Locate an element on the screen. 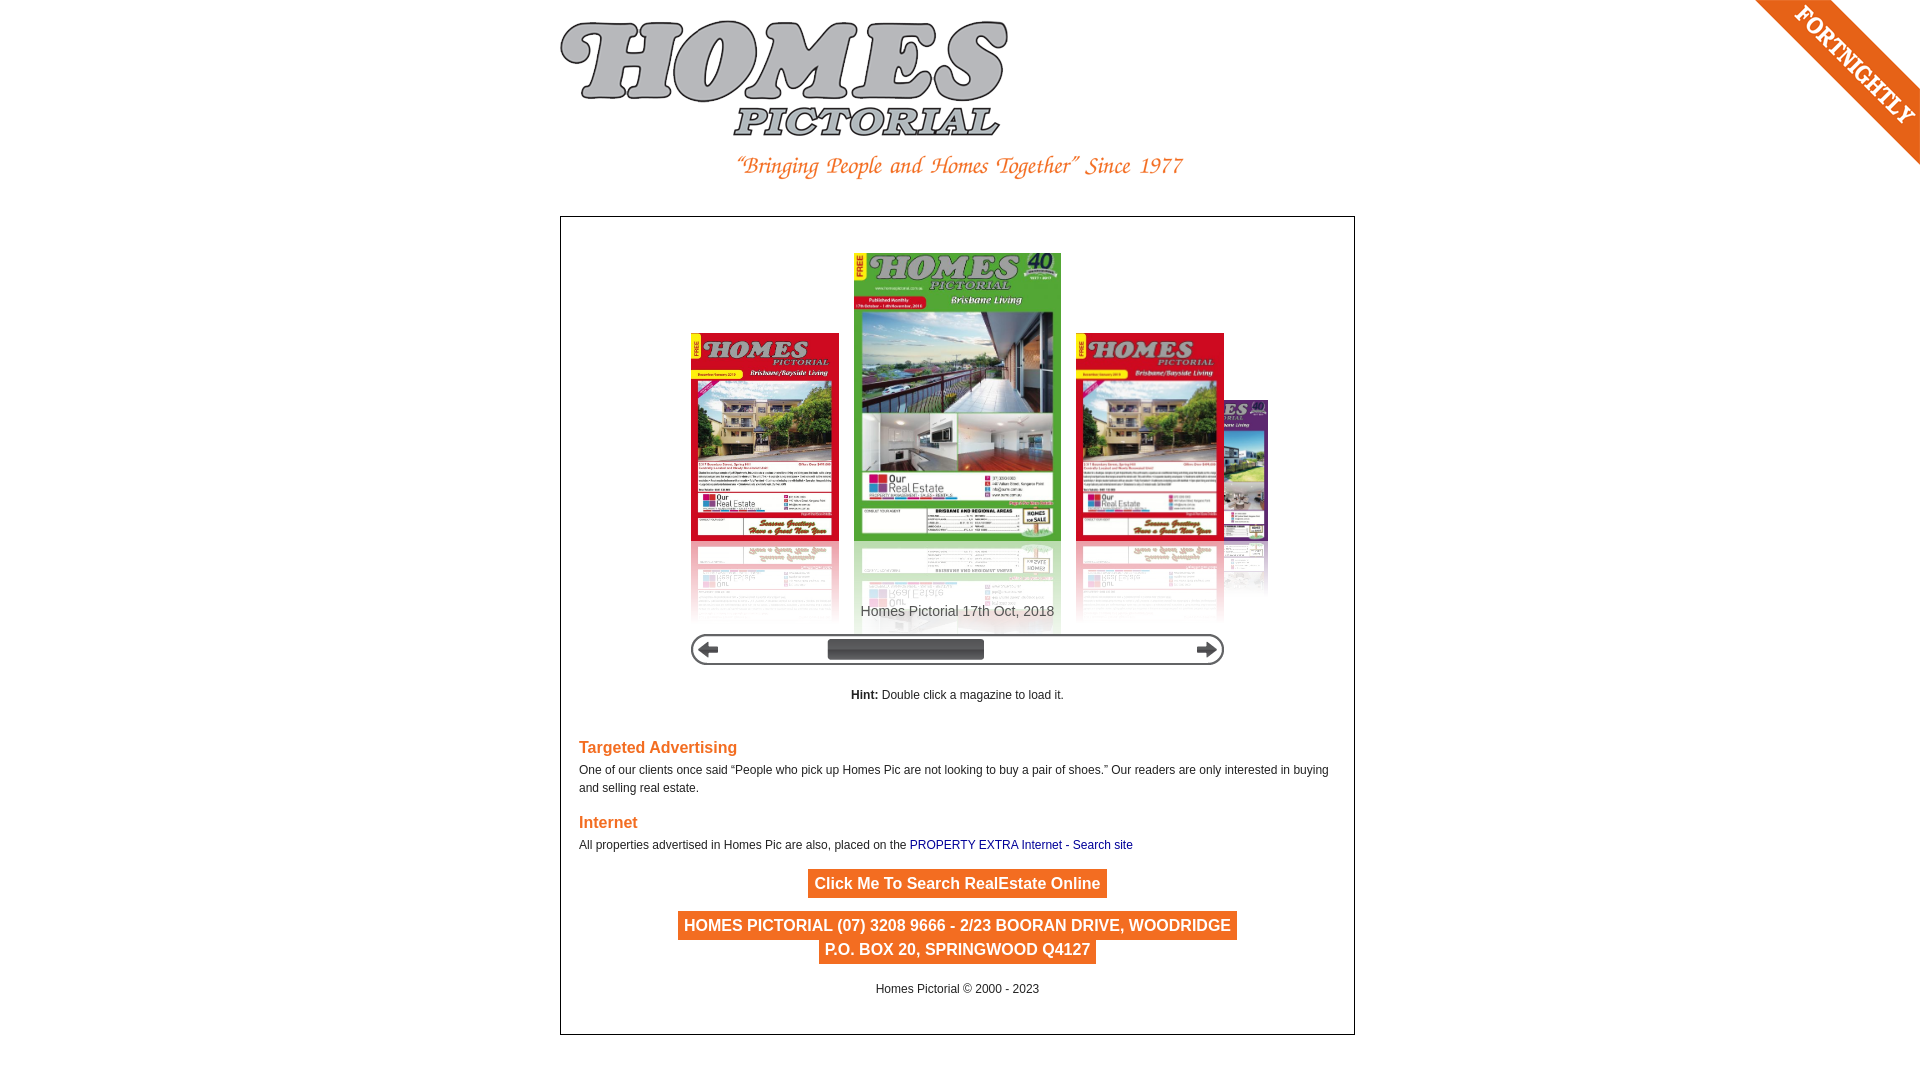  'Bringing People and Homes Together since 1977' is located at coordinates (958, 166).